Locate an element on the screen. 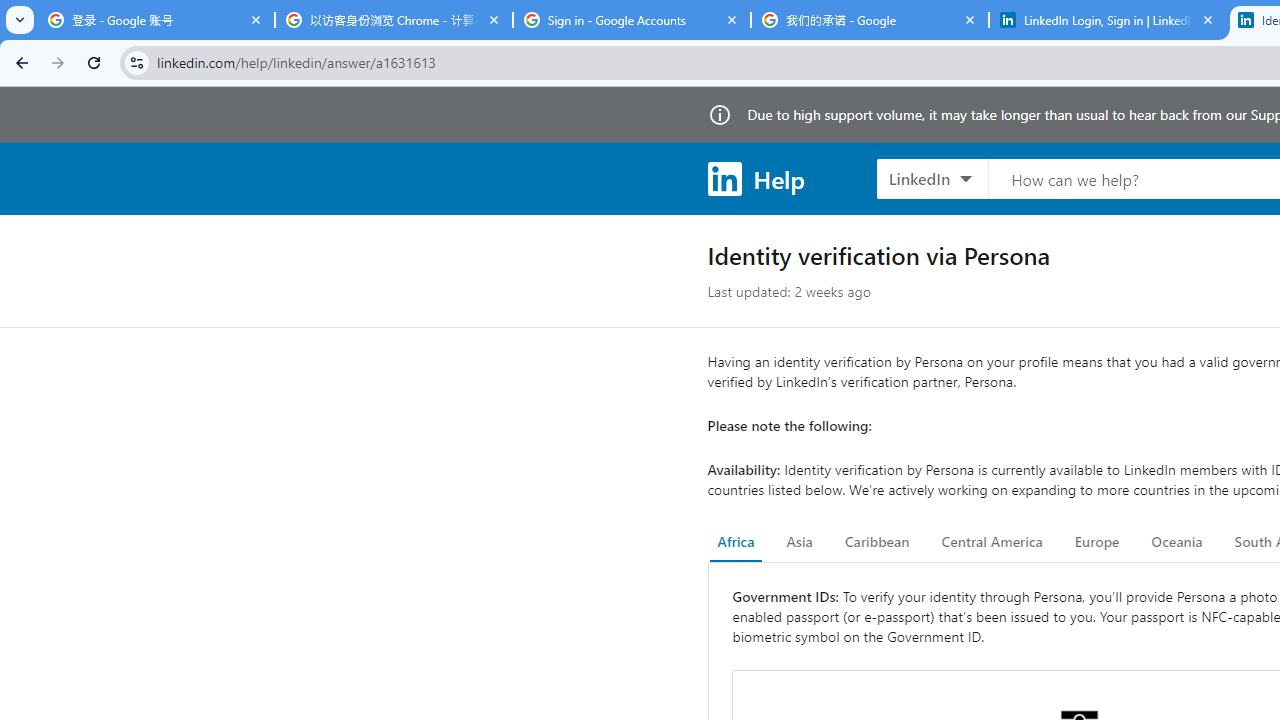 This screenshot has height=720, width=1280. 'Africa' is located at coordinates (735, 542).